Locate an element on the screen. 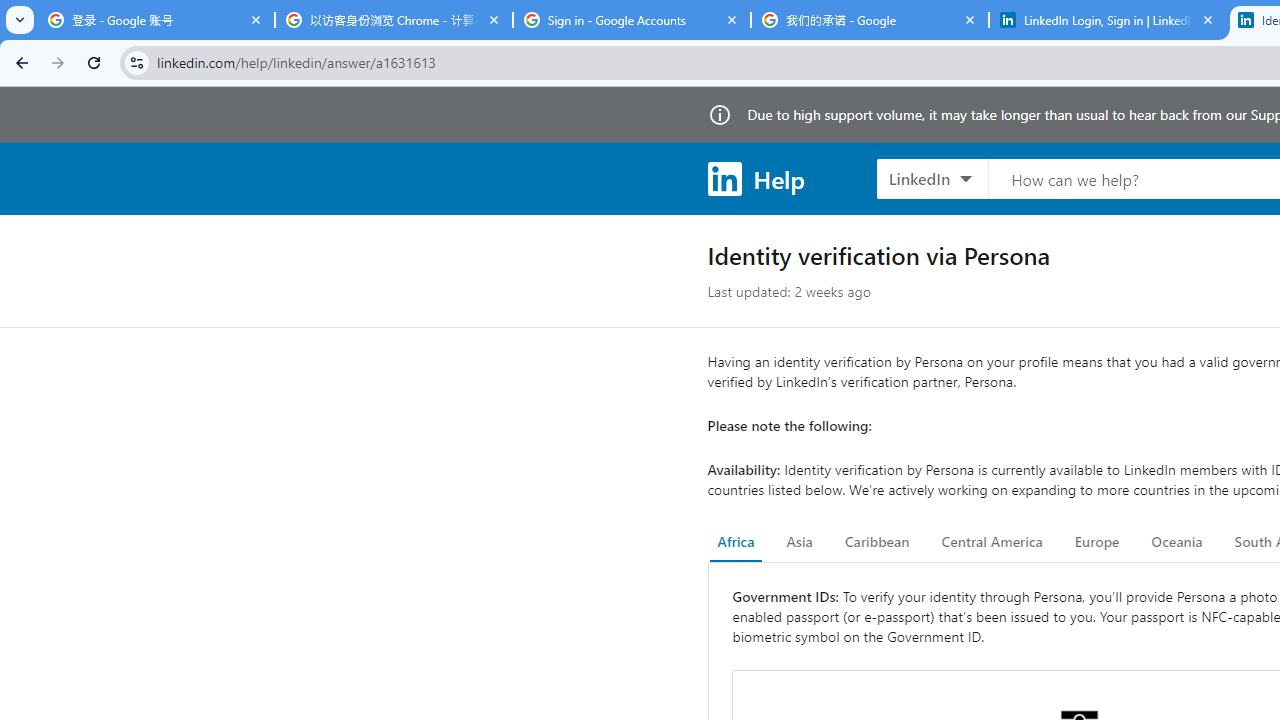 This screenshot has height=720, width=1280. 'Africa' is located at coordinates (735, 542).